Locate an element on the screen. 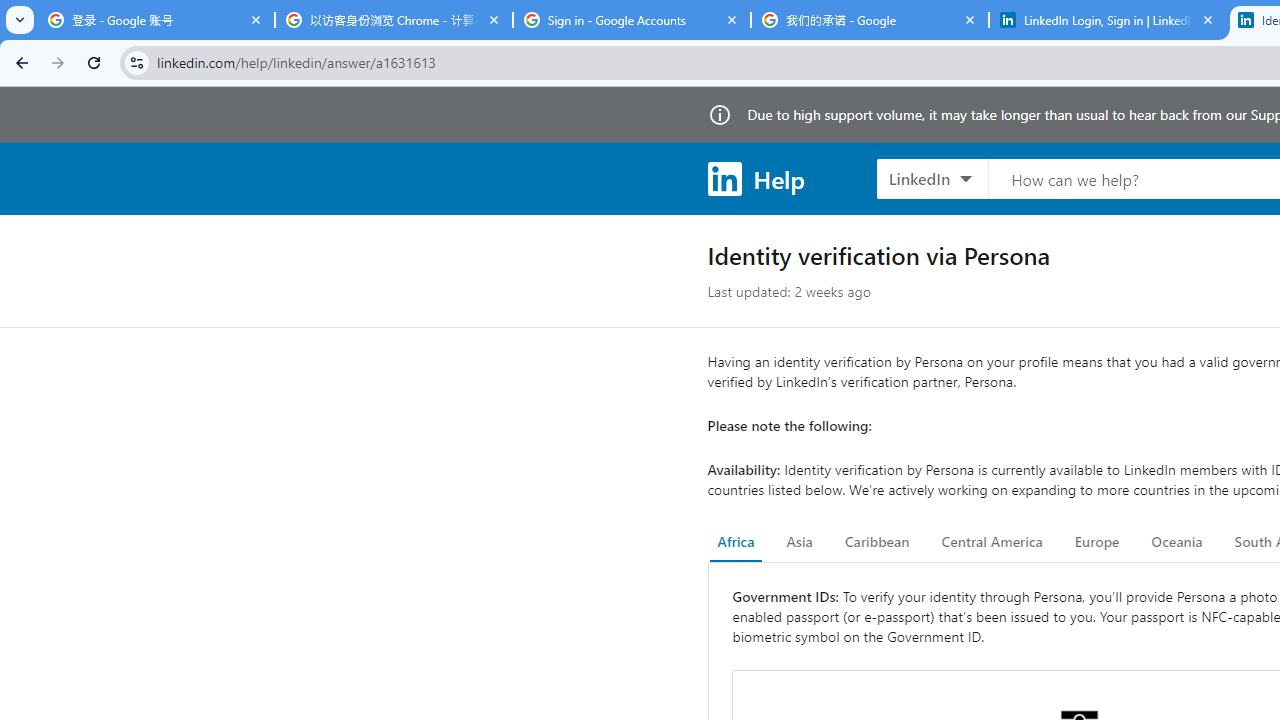 This screenshot has height=720, width=1280. 'Africa' is located at coordinates (735, 542).